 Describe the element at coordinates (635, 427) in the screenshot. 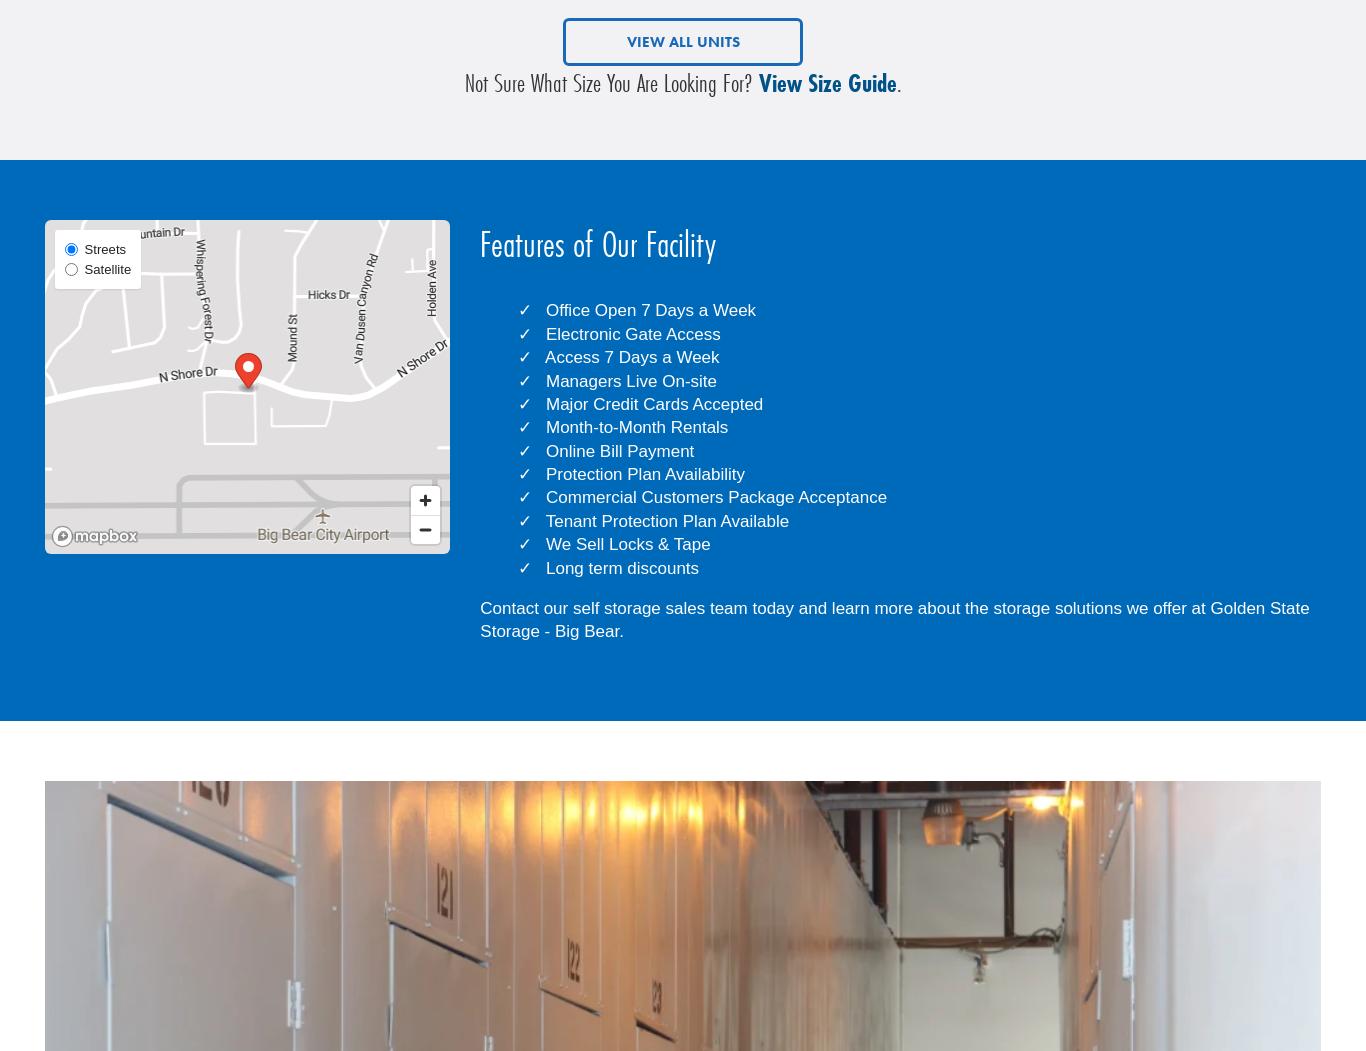

I see `'Month-to-Month Rentals'` at that location.